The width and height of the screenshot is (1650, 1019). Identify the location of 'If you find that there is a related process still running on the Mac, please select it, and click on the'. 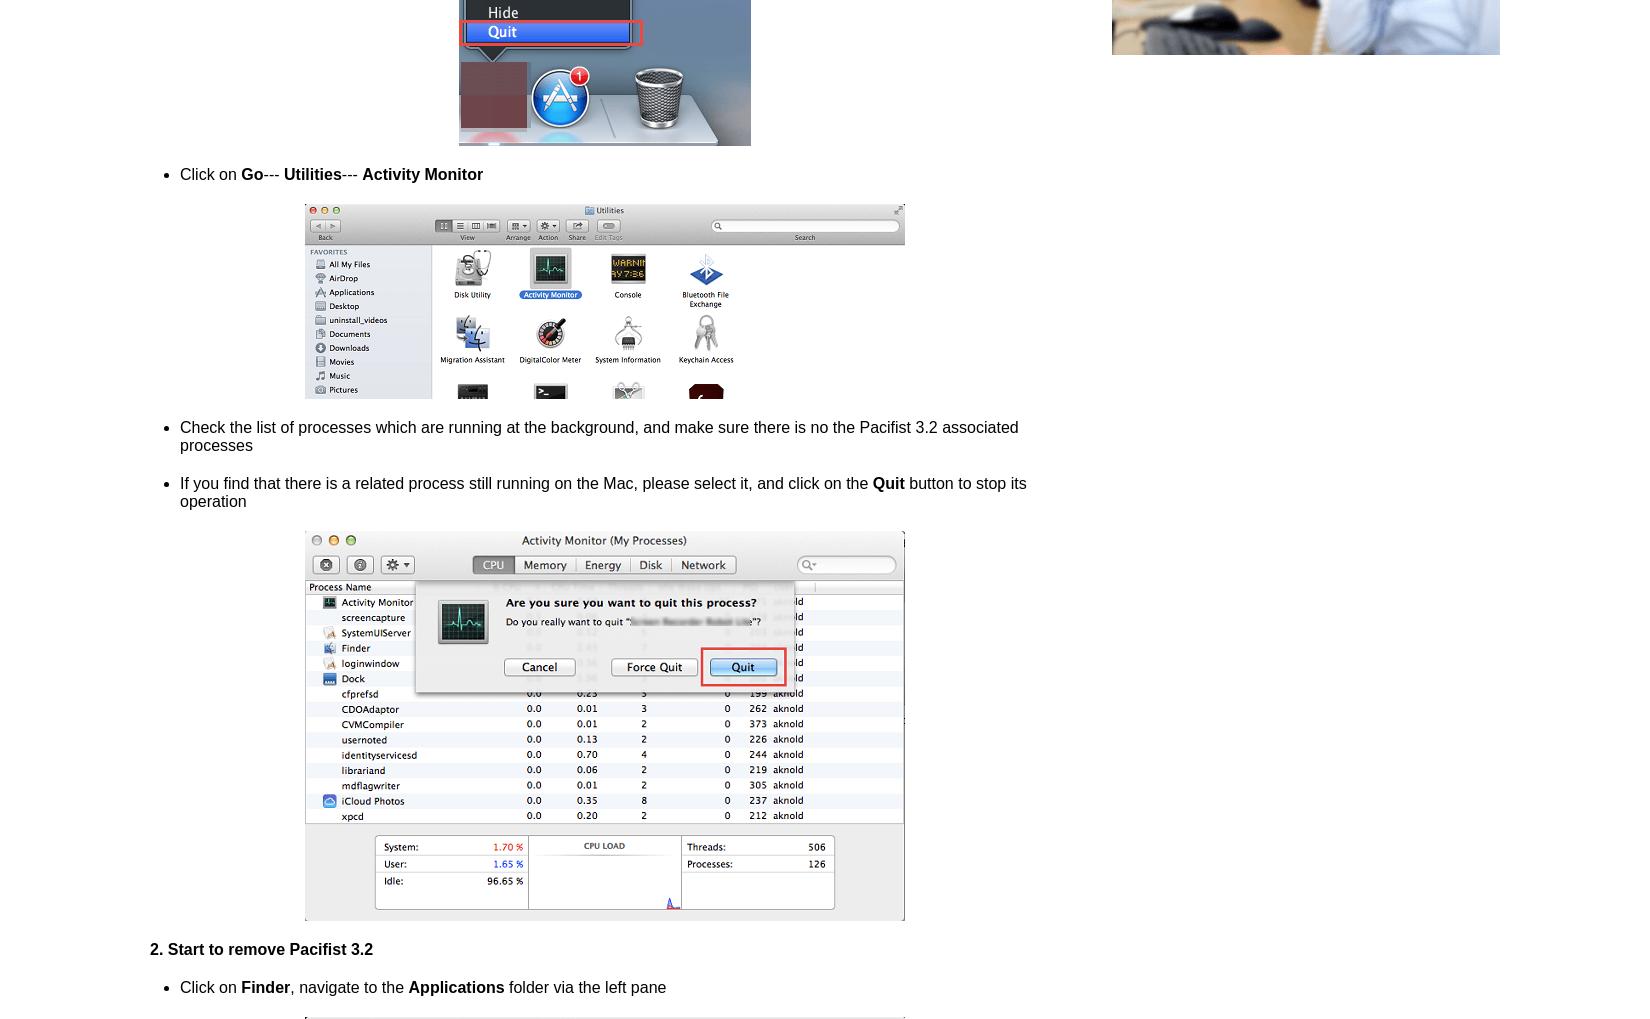
(180, 482).